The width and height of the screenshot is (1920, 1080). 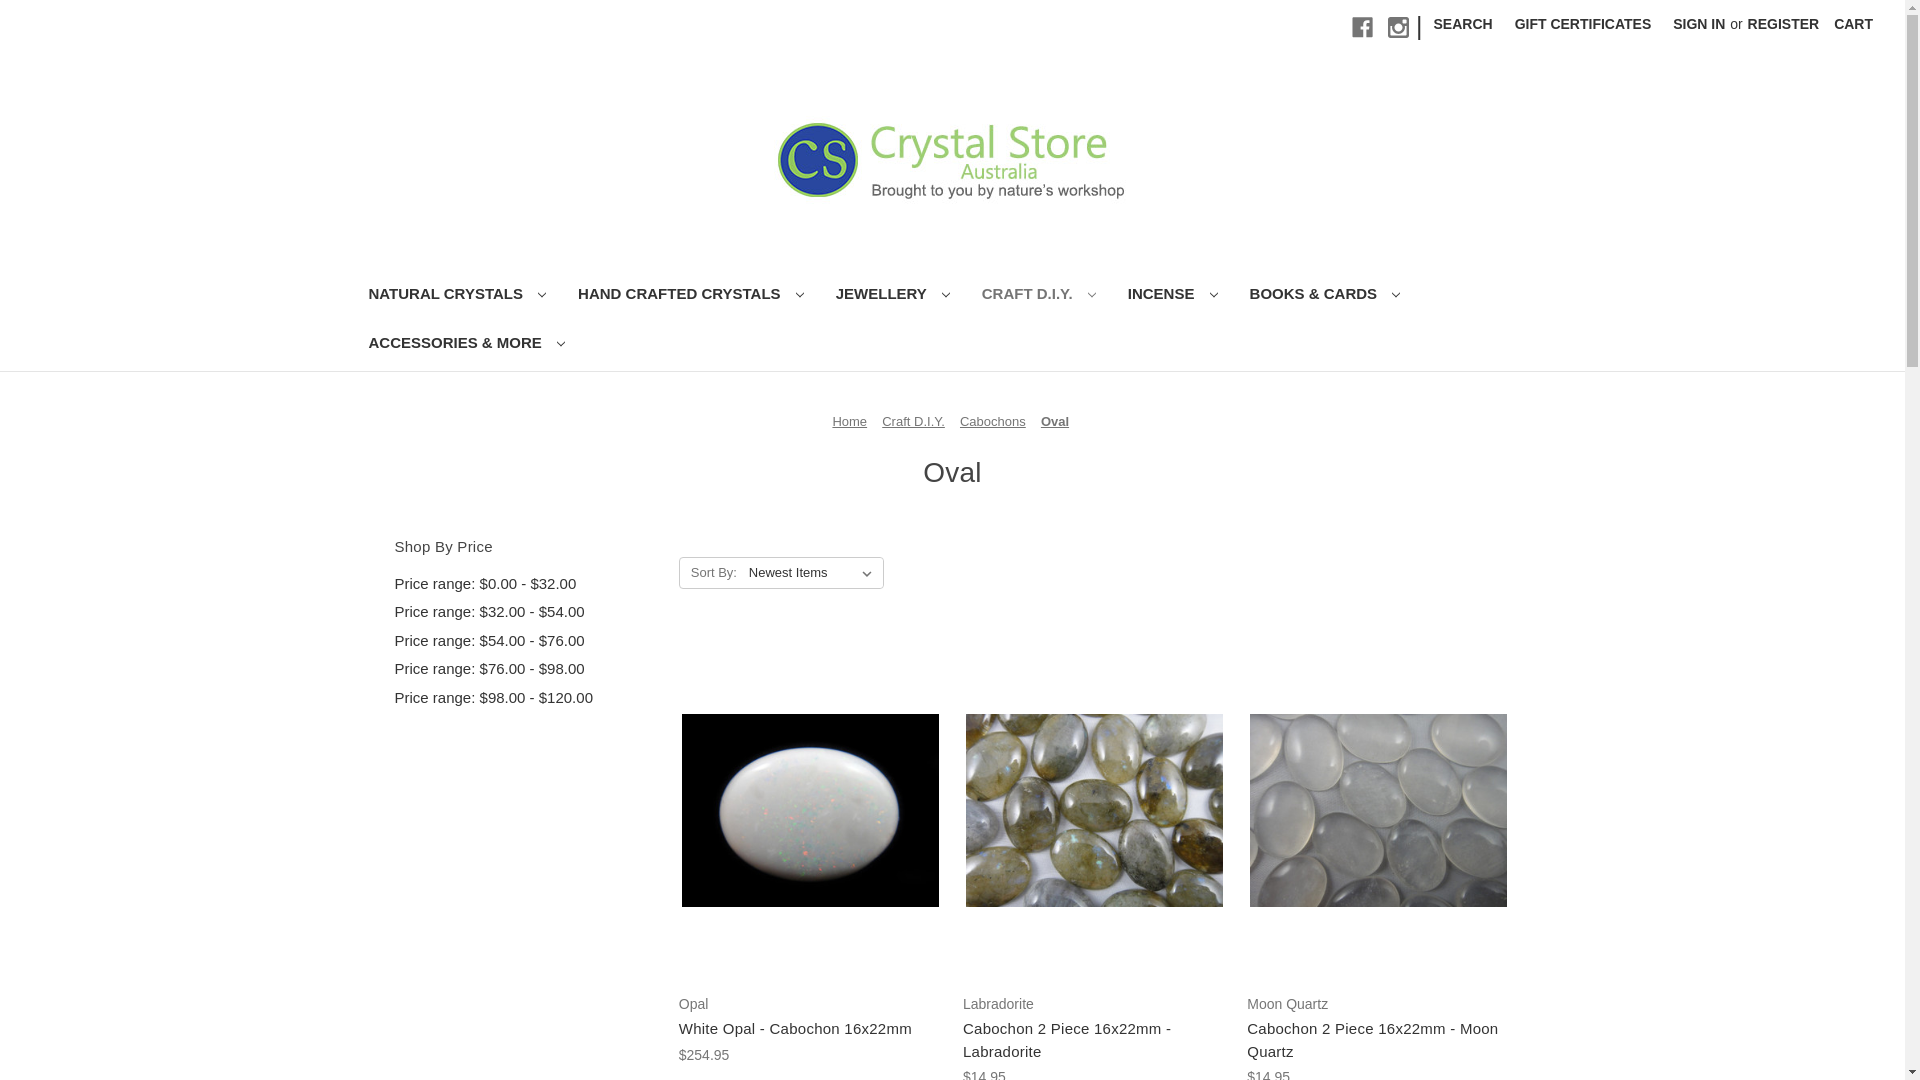 What do you see at coordinates (1093, 1039) in the screenshot?
I see `'Cabochon 2 Piece 16x22mm - Labradorite'` at bounding box center [1093, 1039].